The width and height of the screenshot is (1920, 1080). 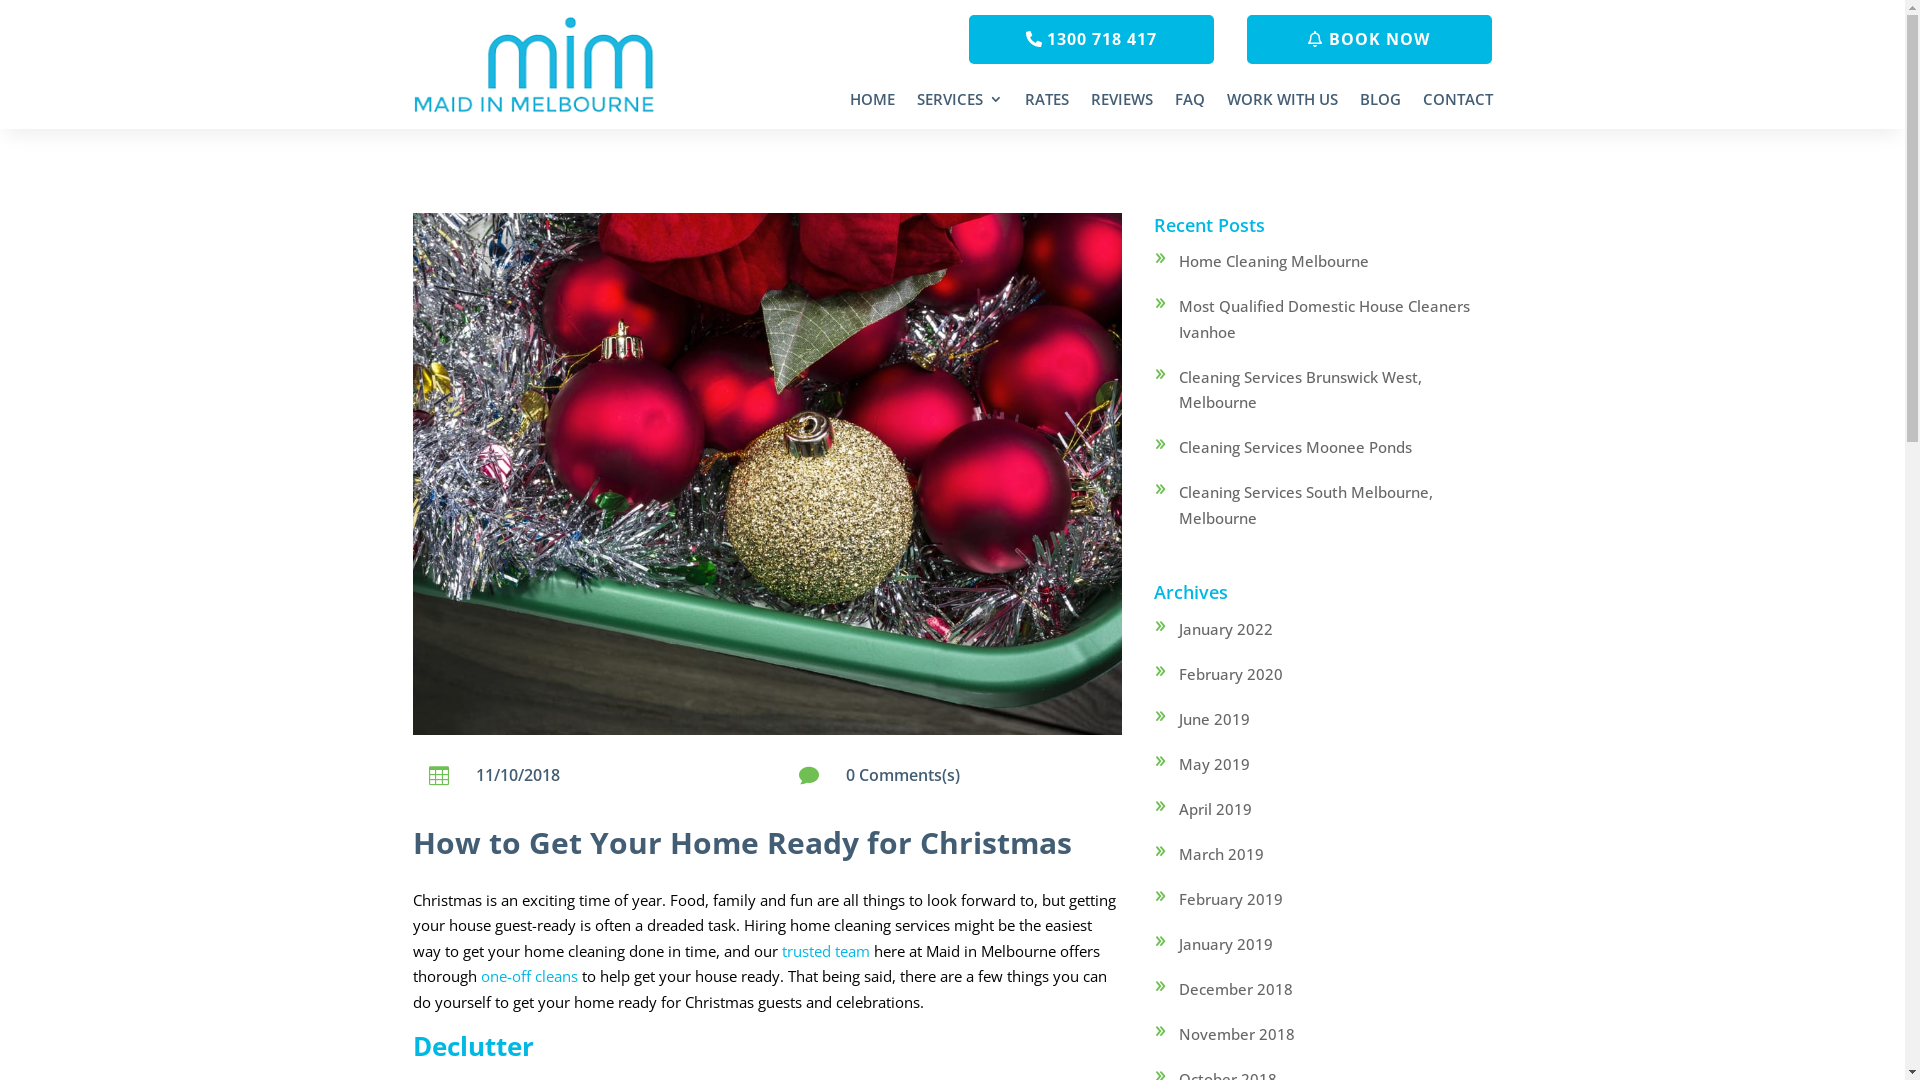 What do you see at coordinates (1300, 389) in the screenshot?
I see `'Cleaning Services Brunswick West, Melbourne'` at bounding box center [1300, 389].